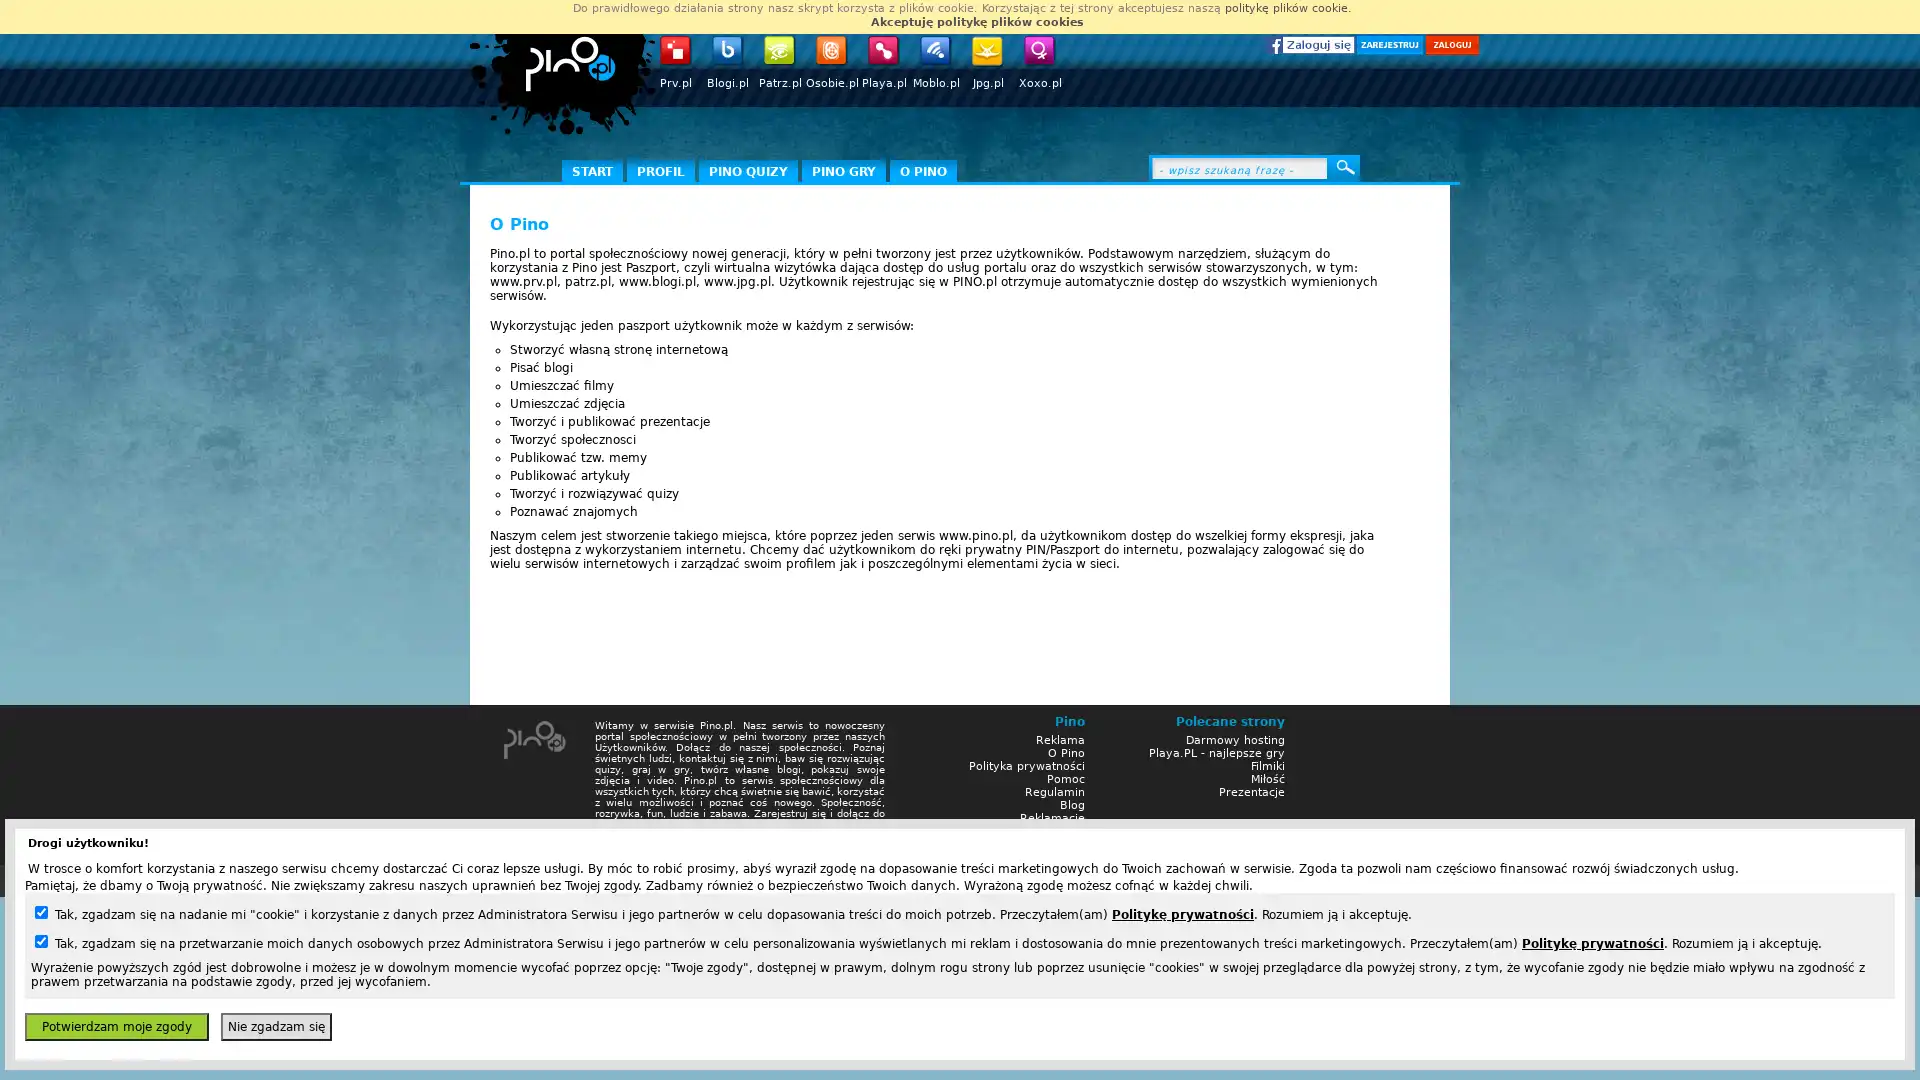 The image size is (1920, 1080). I want to click on Nie zgadzam sie, so click(275, 1026).